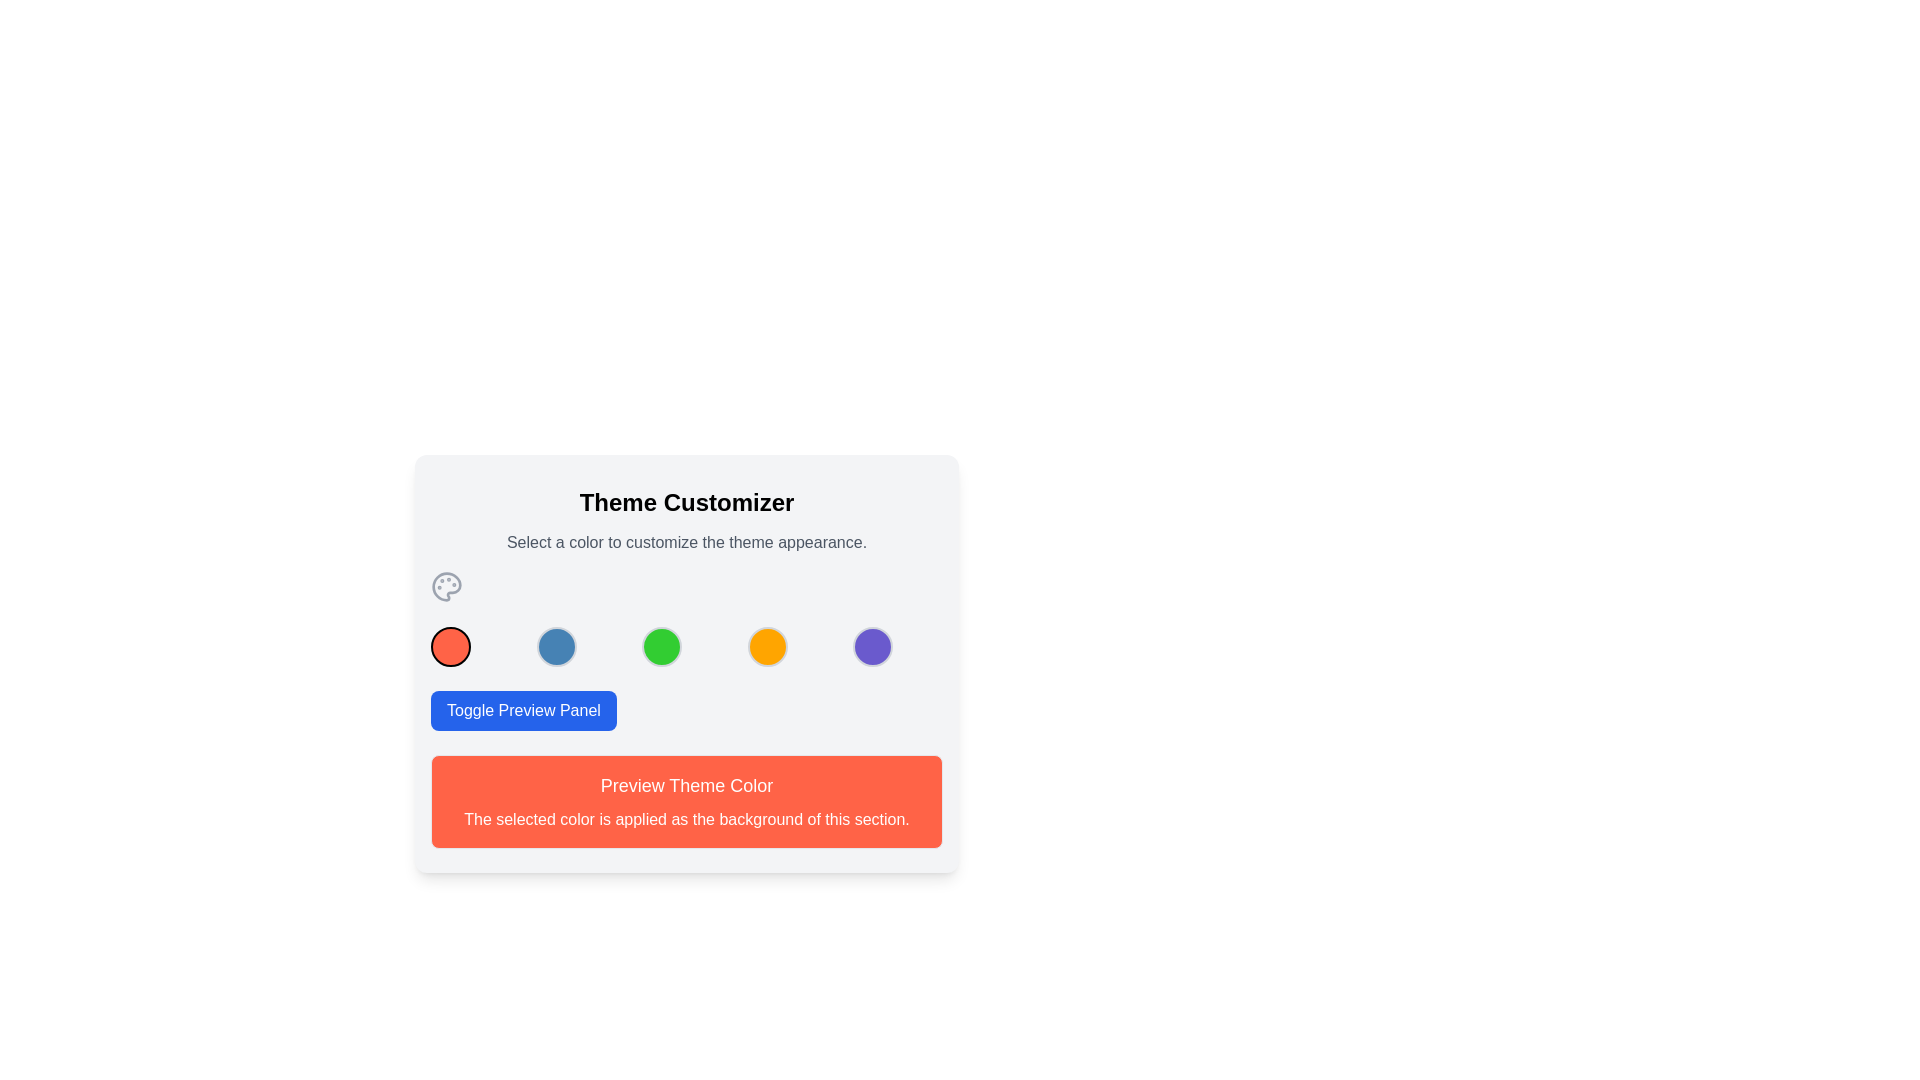 The image size is (1920, 1080). Describe the element at coordinates (686, 801) in the screenshot. I see `the static display section with a red background that contains the text 'Preview Theme Color' and 'The selected color is applied as the background of this section.'` at that location.